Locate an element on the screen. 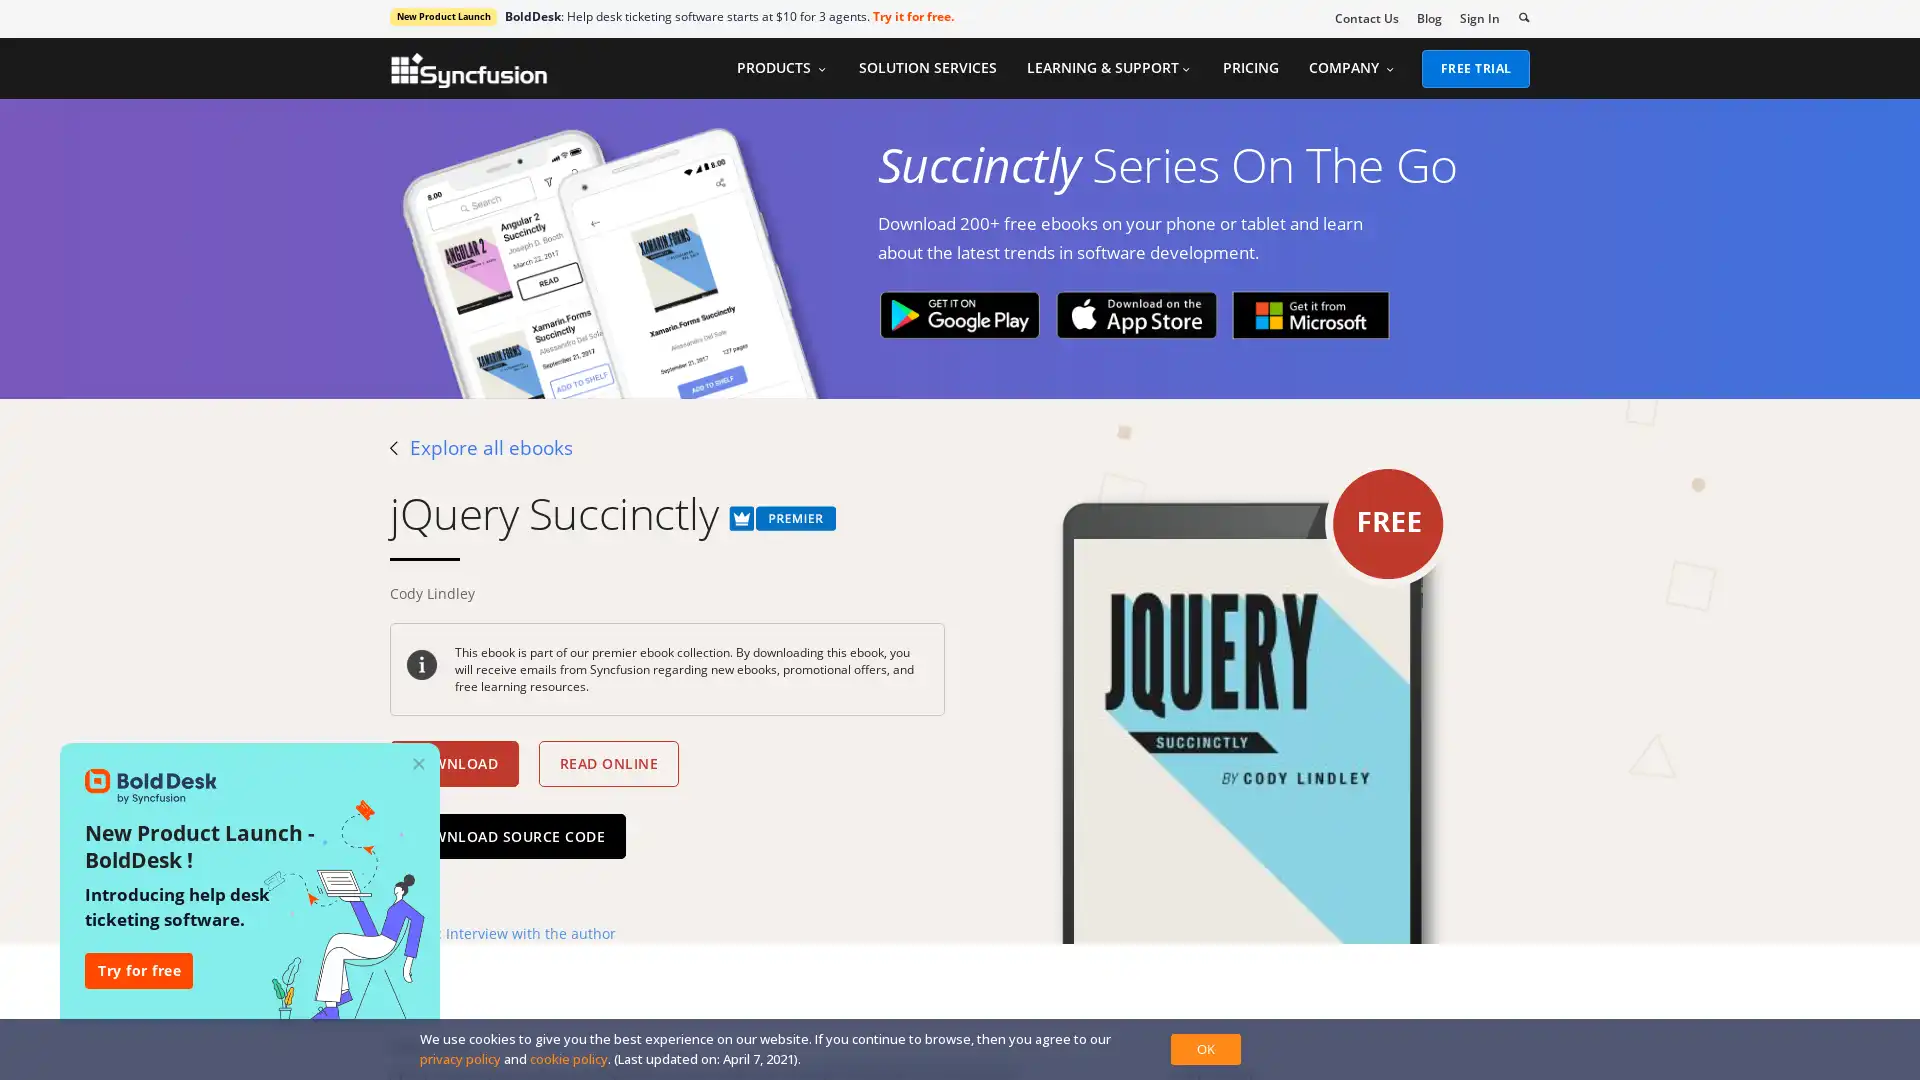 This screenshot has height=1080, width=1920. READ ONLINE is located at coordinates (607, 763).